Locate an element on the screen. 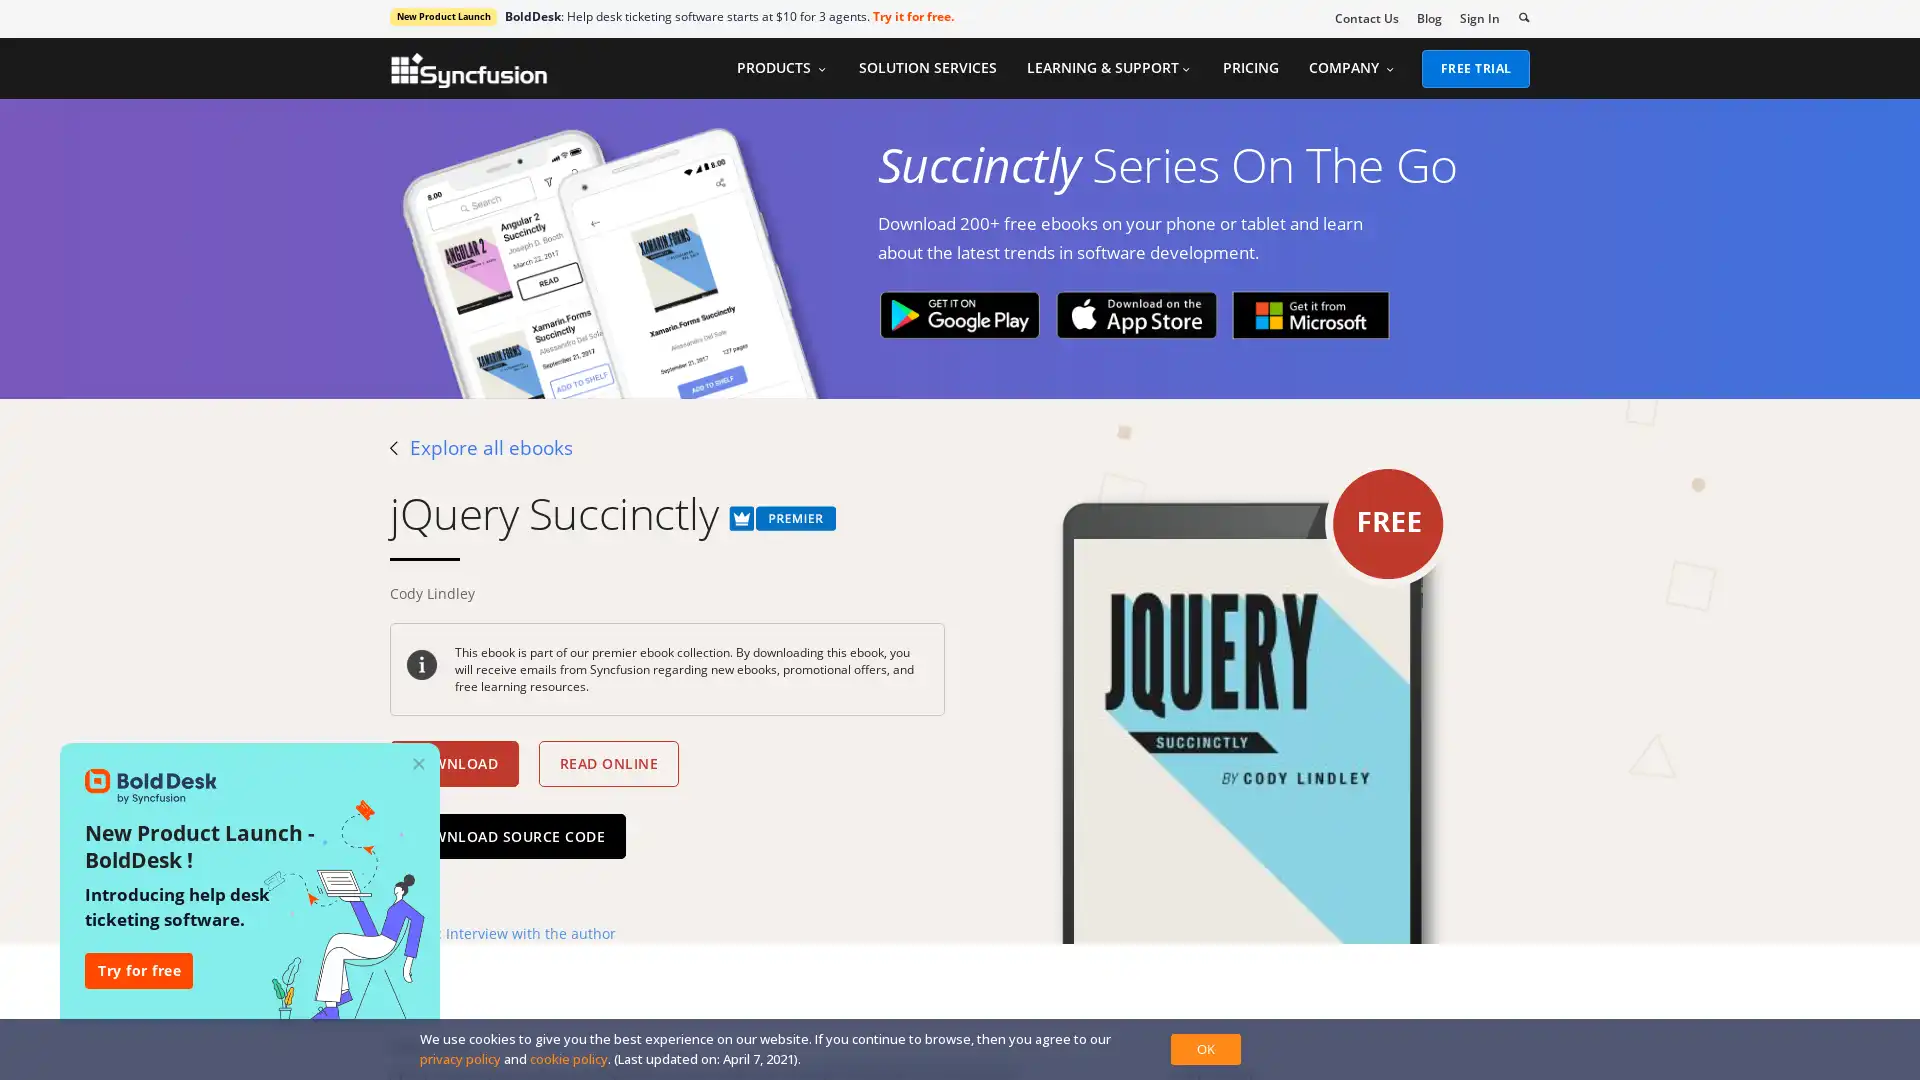 This screenshot has height=1080, width=1920. READ ONLINE is located at coordinates (607, 763).